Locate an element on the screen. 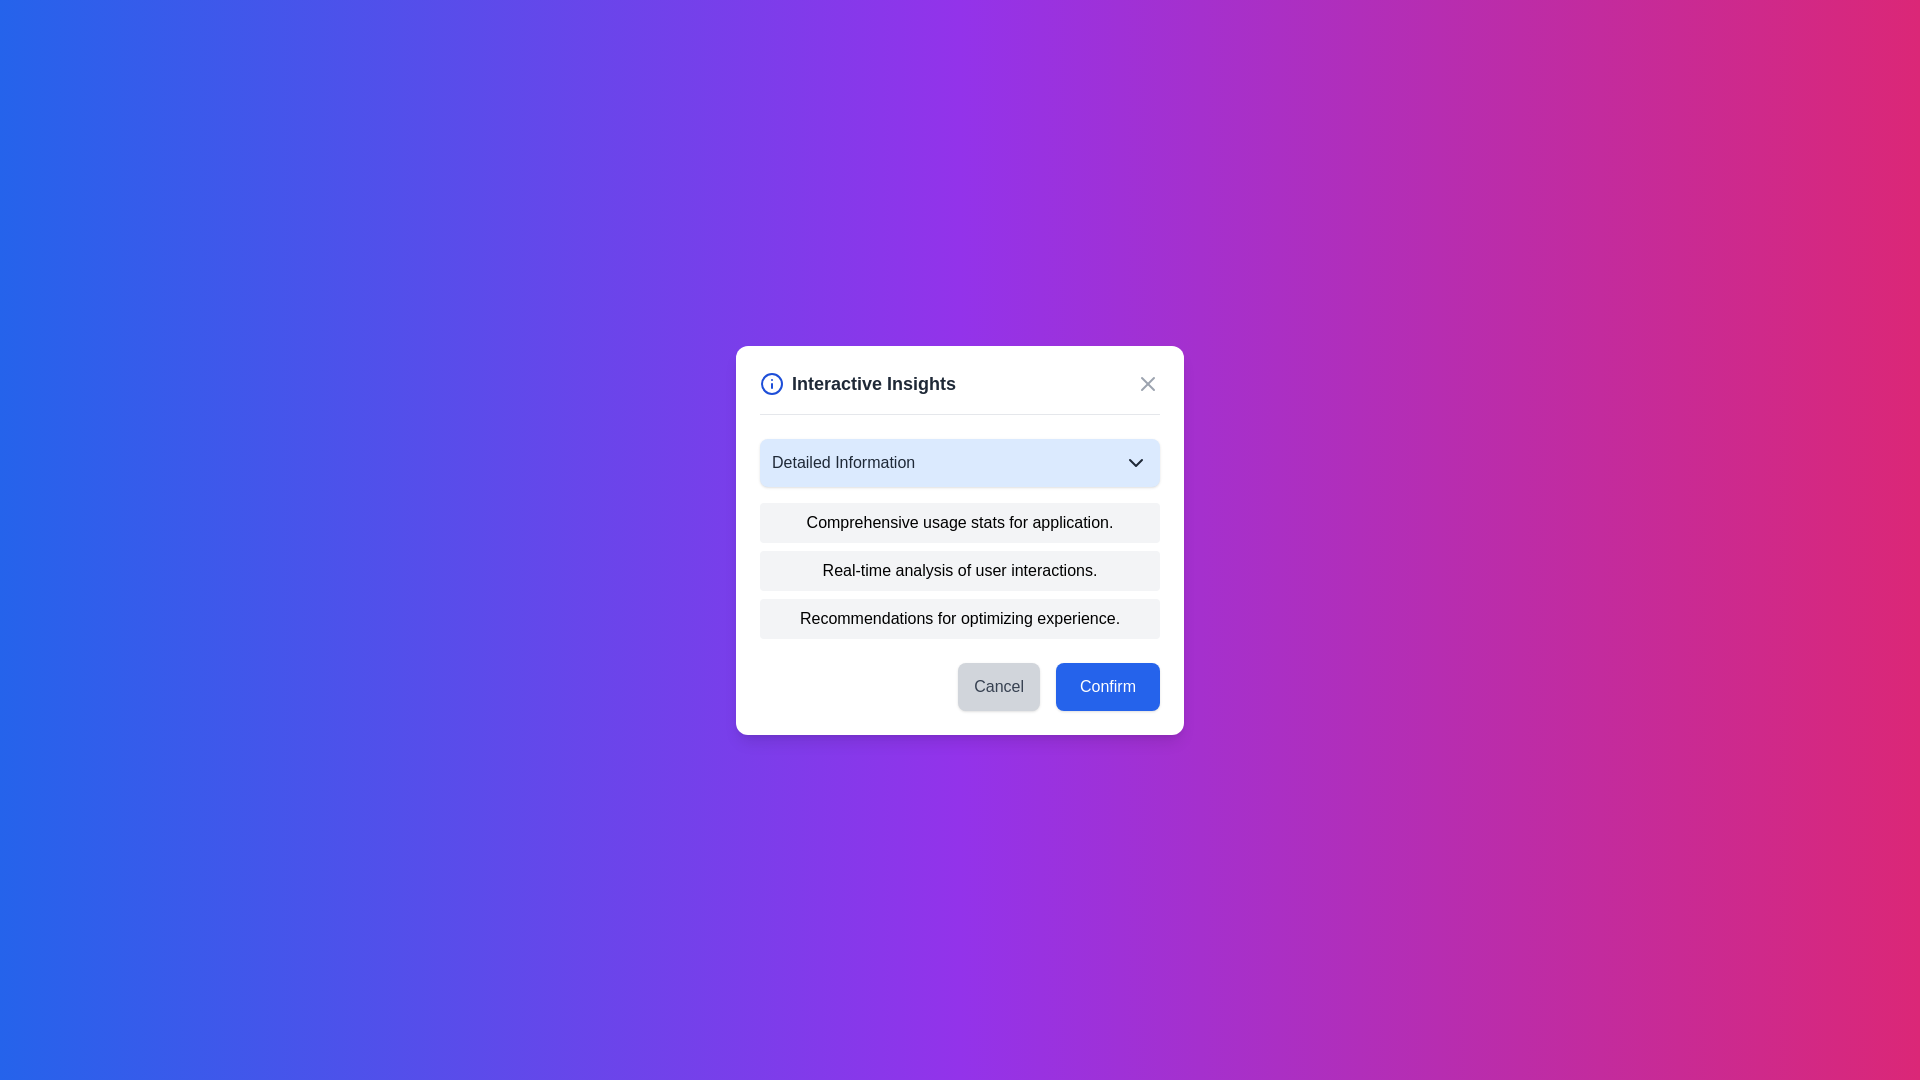  the downward-pointing chevron icon located to the right of the 'Detailed Information' text is located at coordinates (1136, 462).